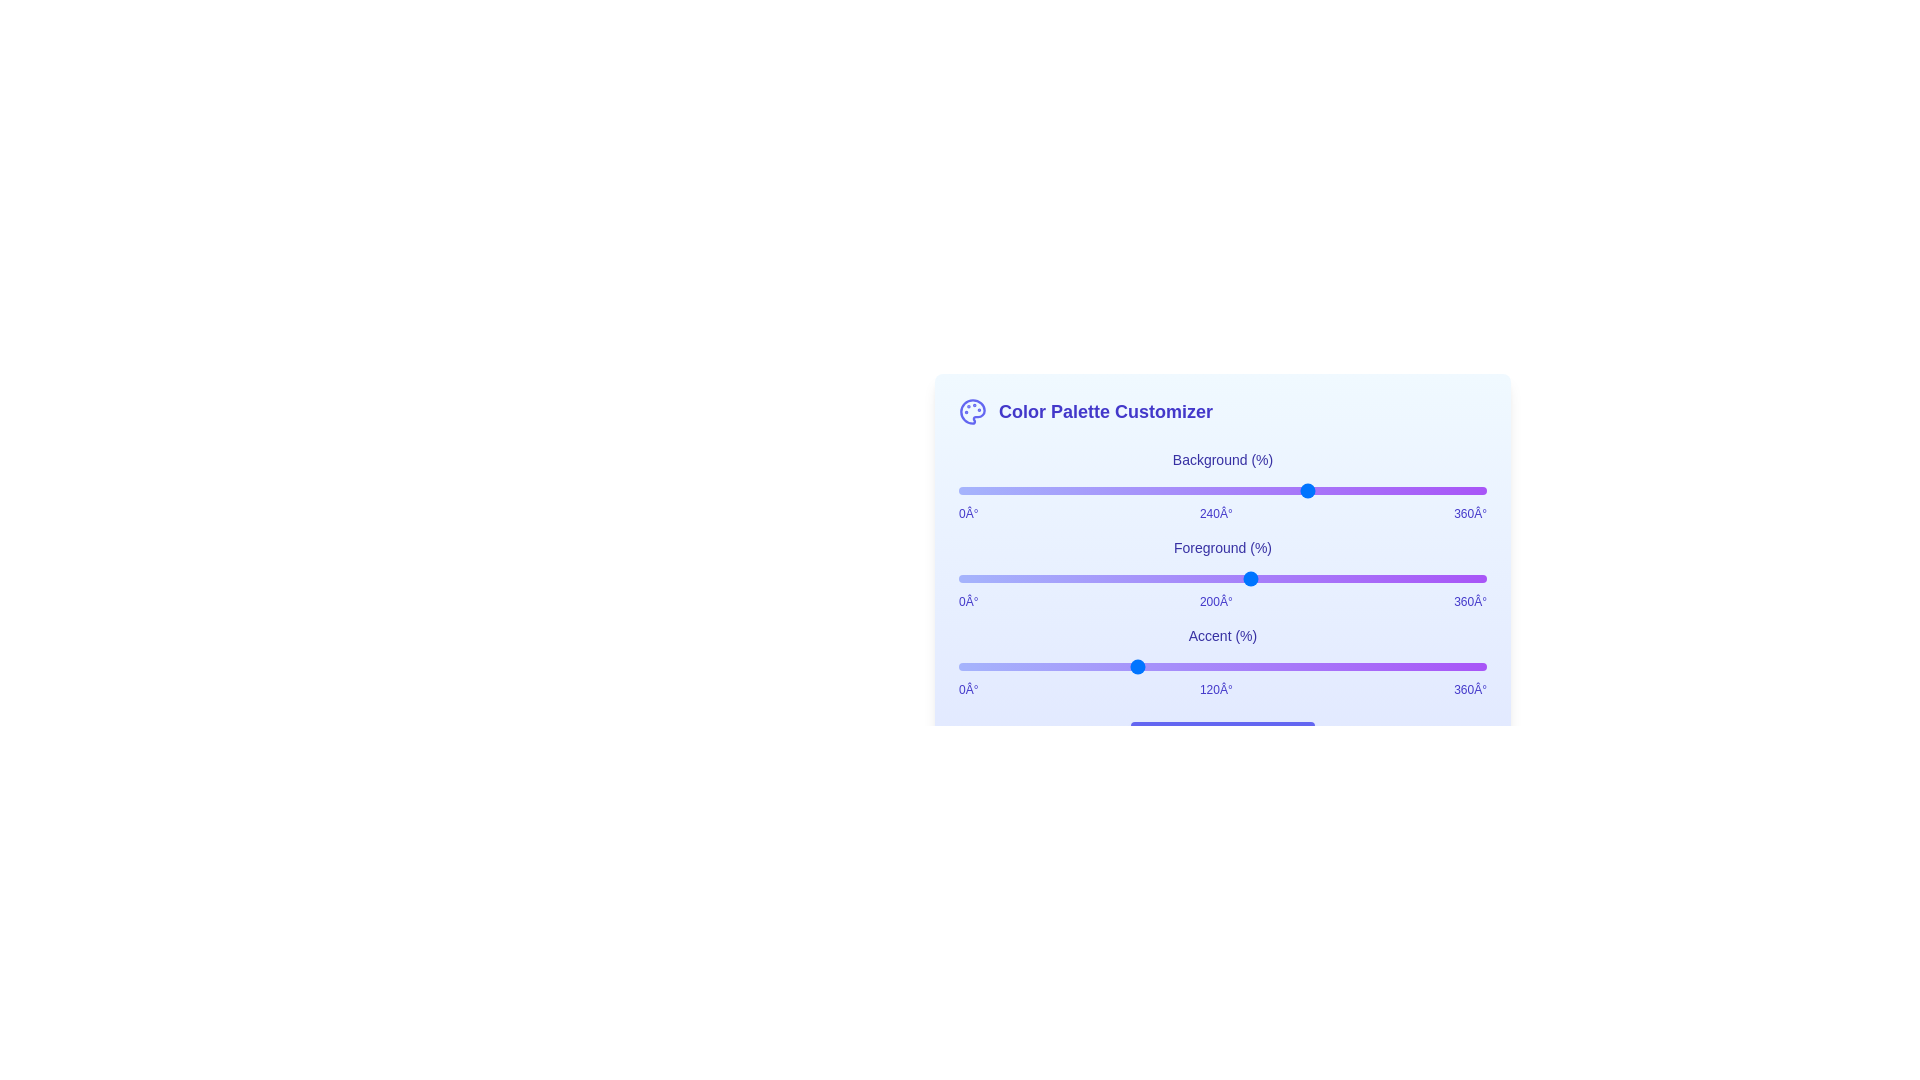  What do you see at coordinates (1222, 547) in the screenshot?
I see `the text 'Foreground (%)' to highlight it` at bounding box center [1222, 547].